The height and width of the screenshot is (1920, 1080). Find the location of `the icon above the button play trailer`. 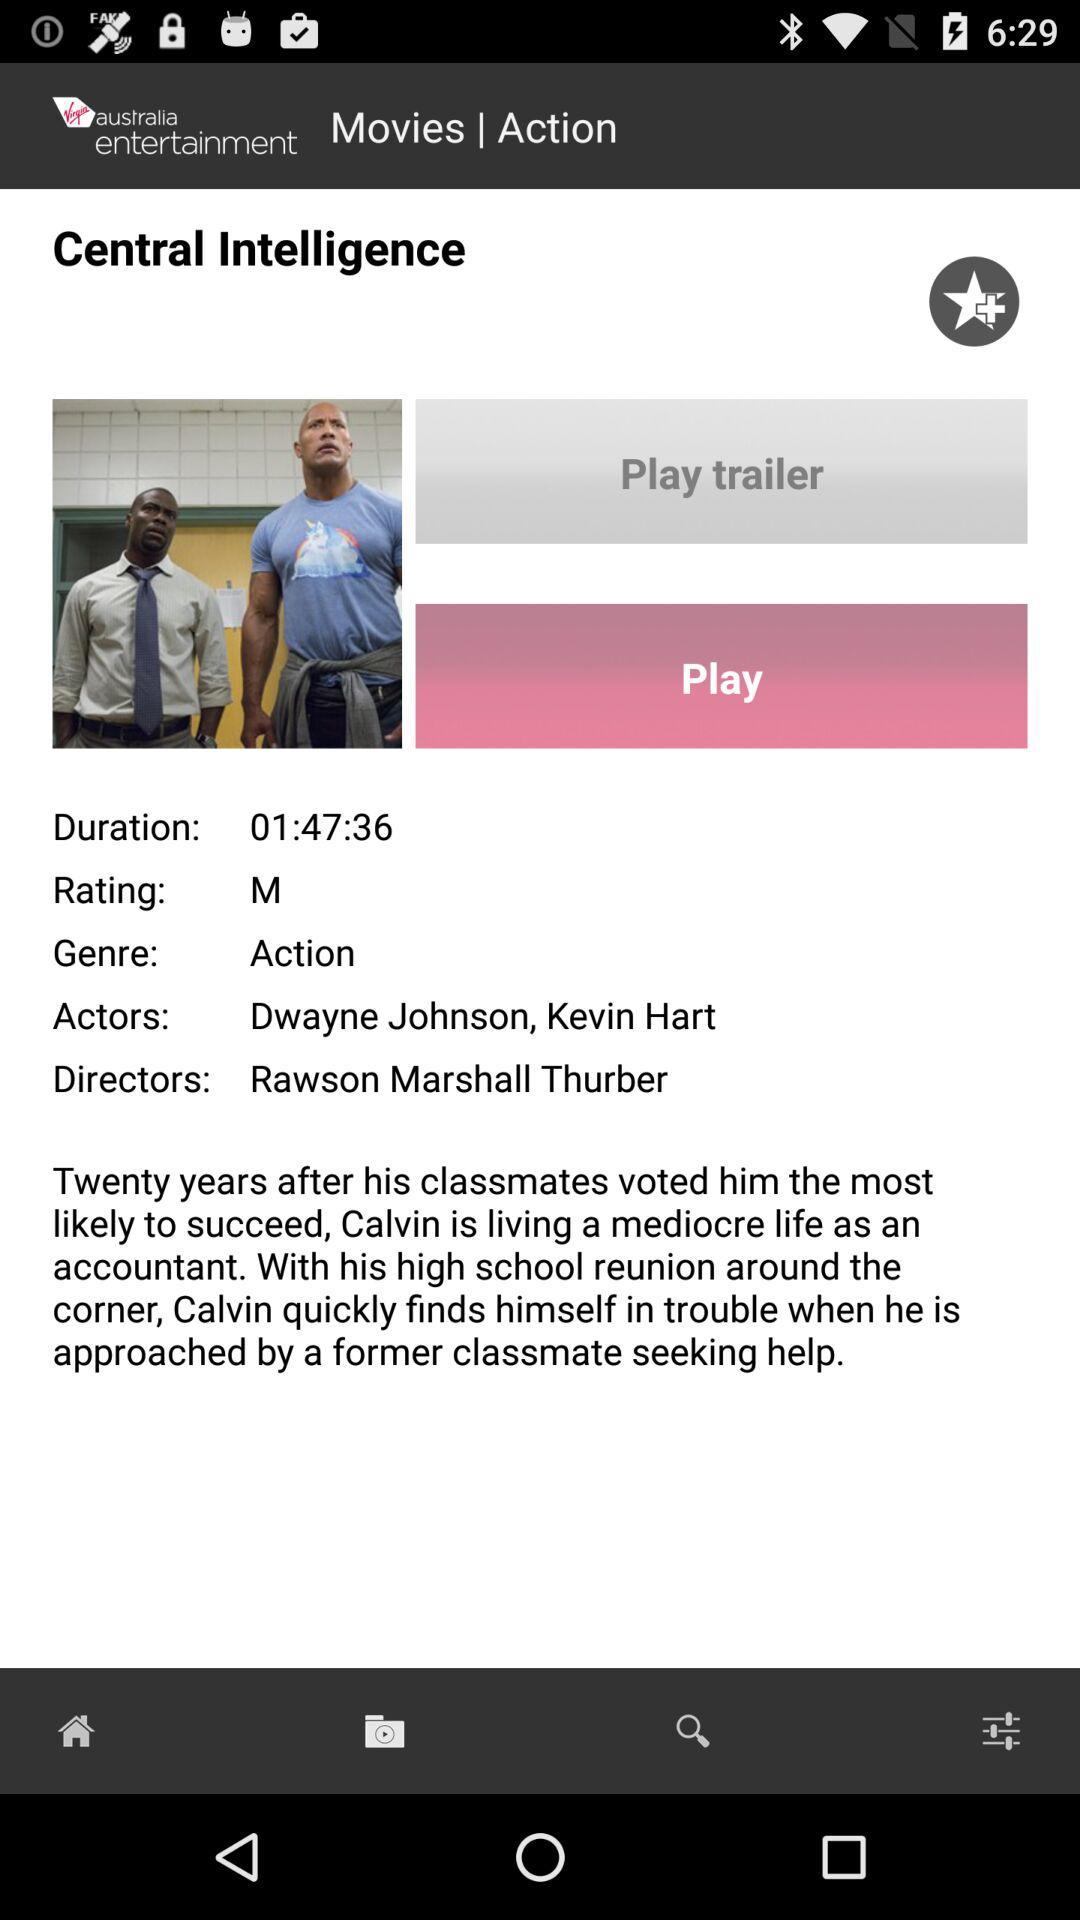

the icon above the button play trailer is located at coordinates (973, 280).